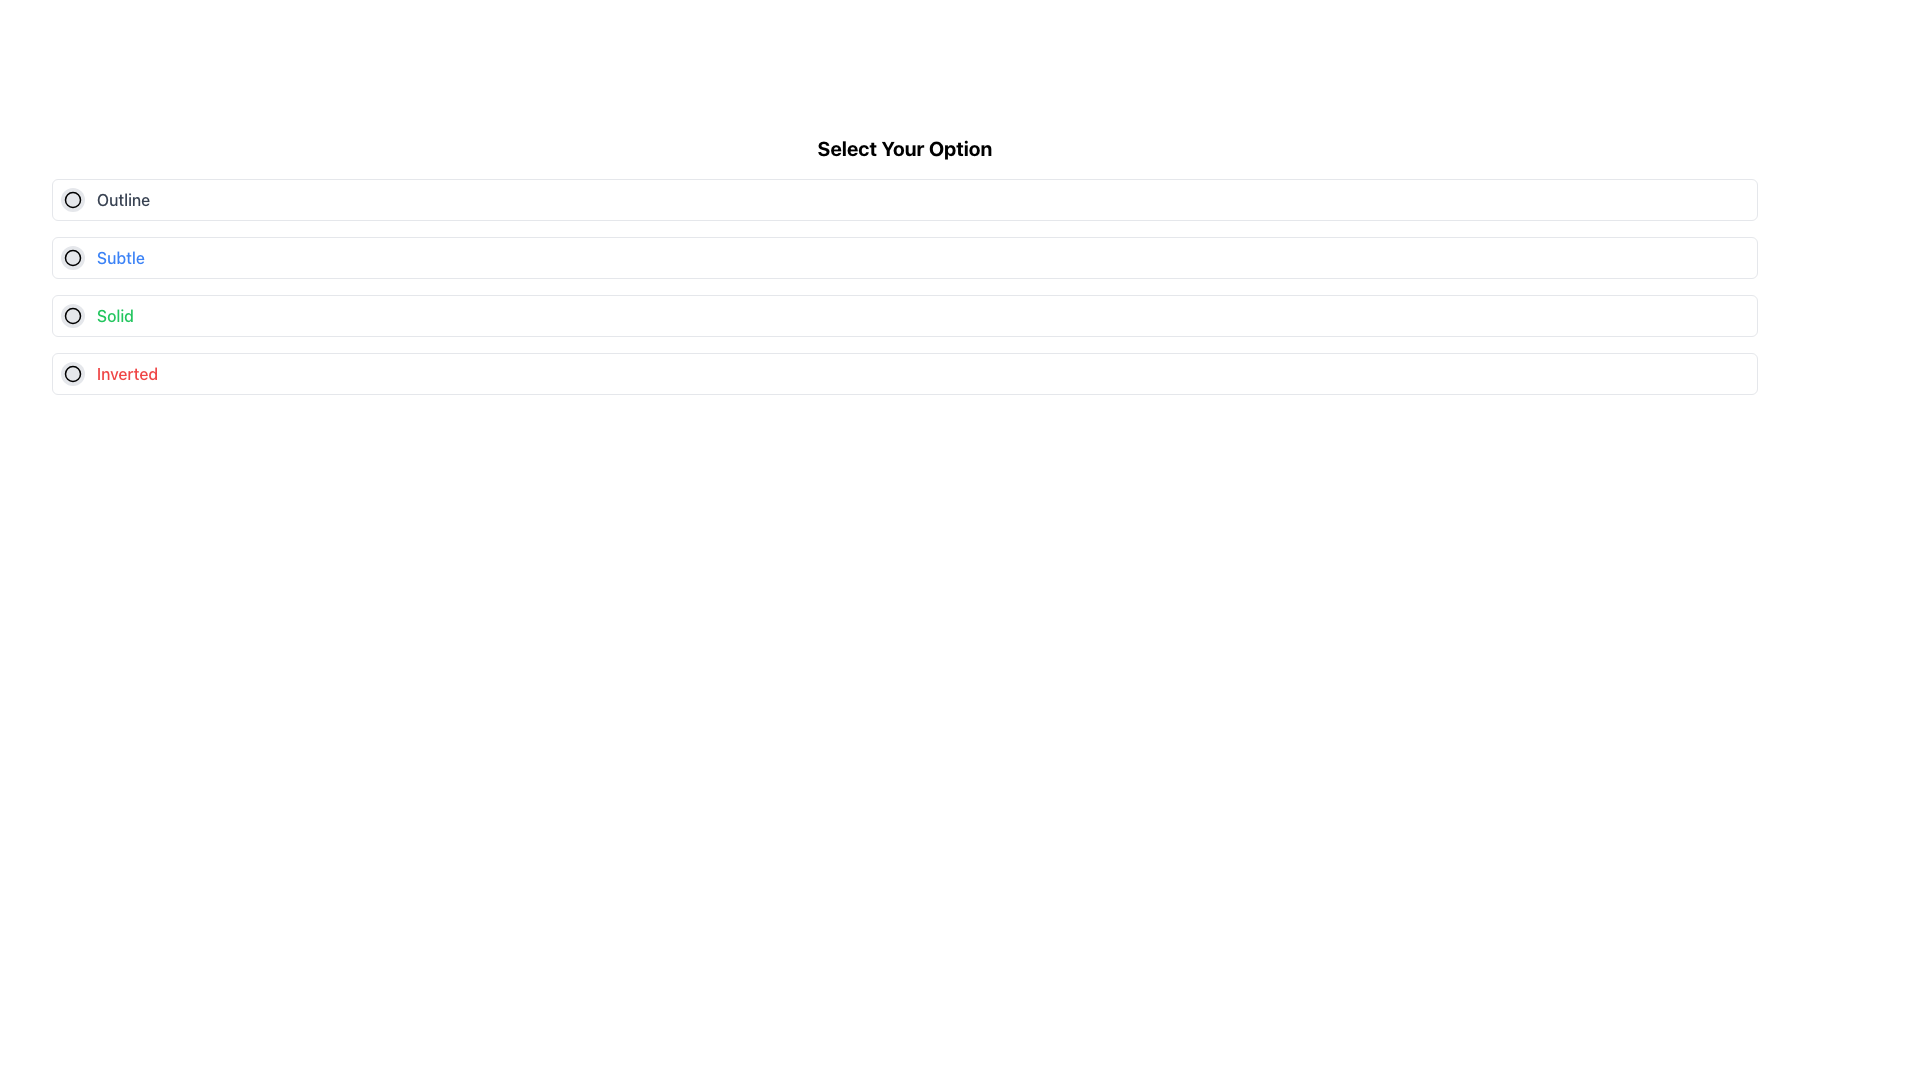 The height and width of the screenshot is (1080, 1920). Describe the element at coordinates (119, 257) in the screenshot. I see `the text label displaying 'Subtle' in bold blue font` at that location.